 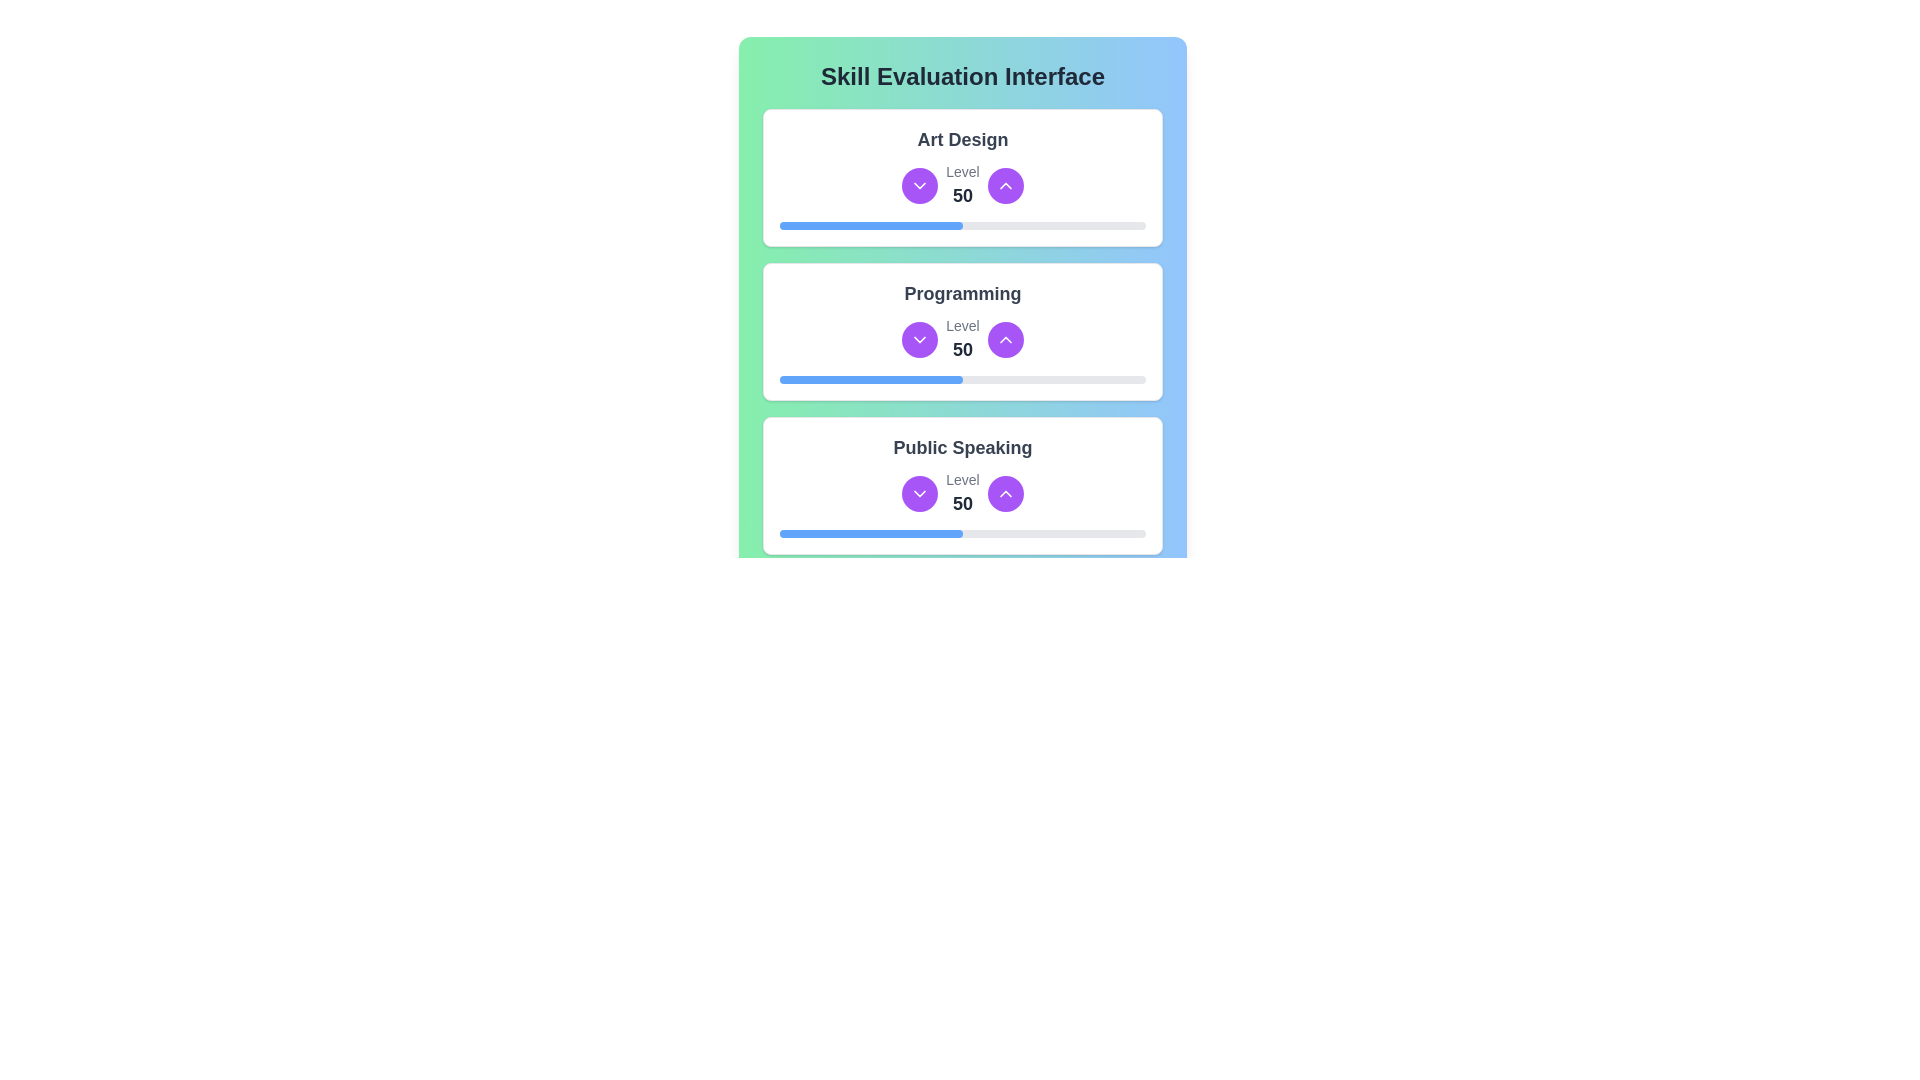 What do you see at coordinates (1005, 648) in the screenshot?
I see `the circular purple button with a white chevron symbol in the bottom-right corner of the 'Public Speaking' section` at bounding box center [1005, 648].